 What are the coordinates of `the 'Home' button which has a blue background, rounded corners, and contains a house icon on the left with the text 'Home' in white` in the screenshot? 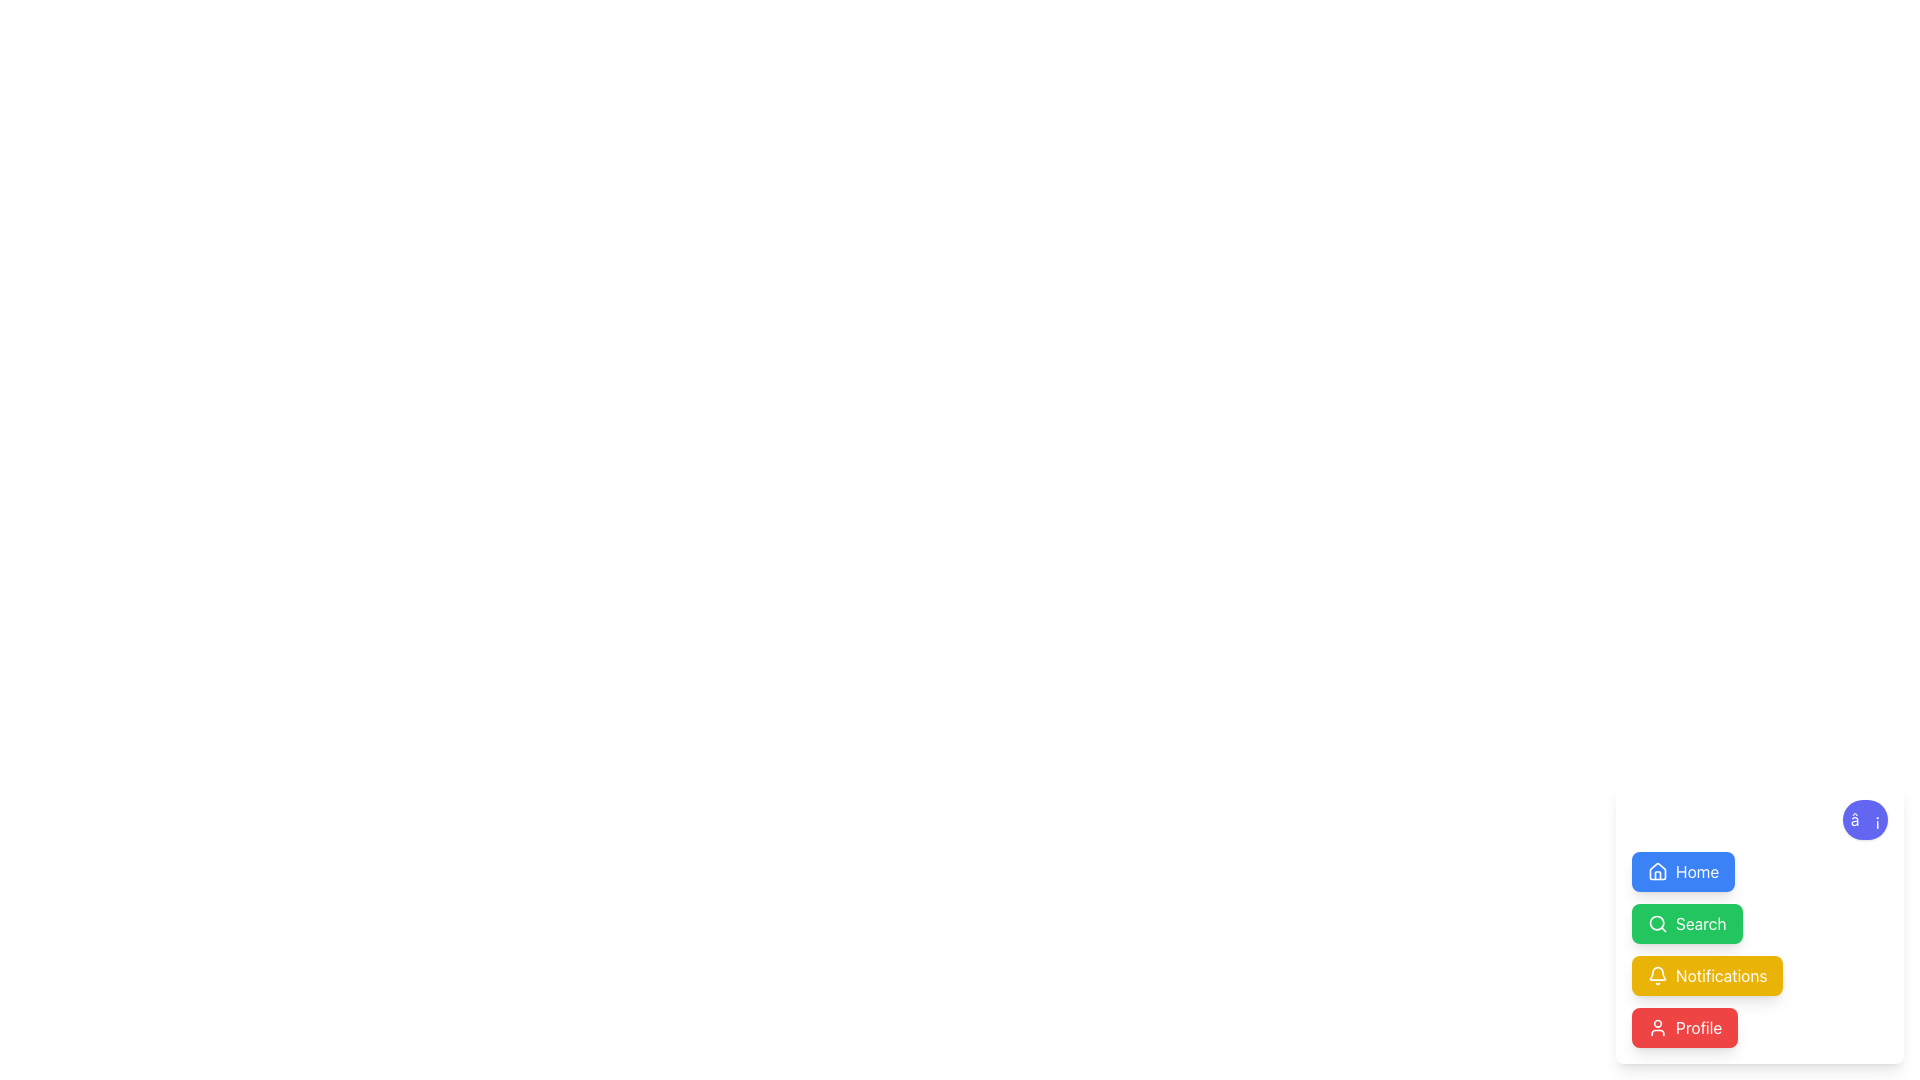 It's located at (1682, 870).